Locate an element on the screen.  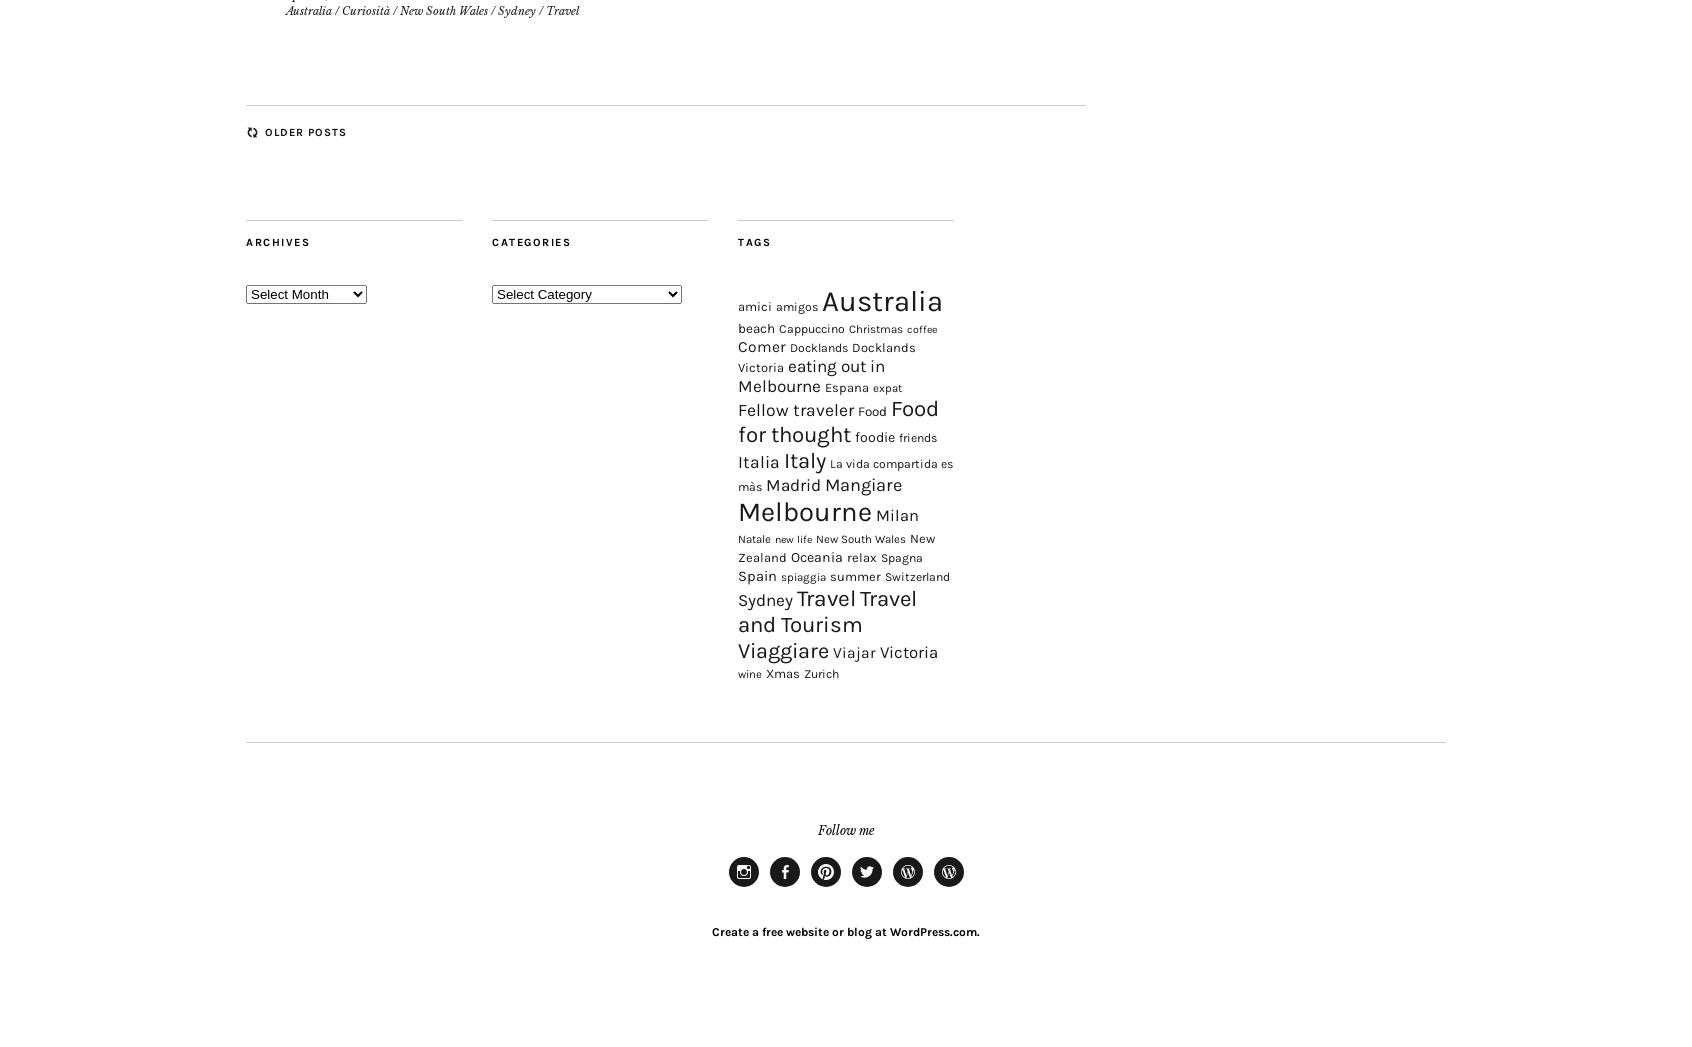
'Archives' is located at coordinates (277, 291).